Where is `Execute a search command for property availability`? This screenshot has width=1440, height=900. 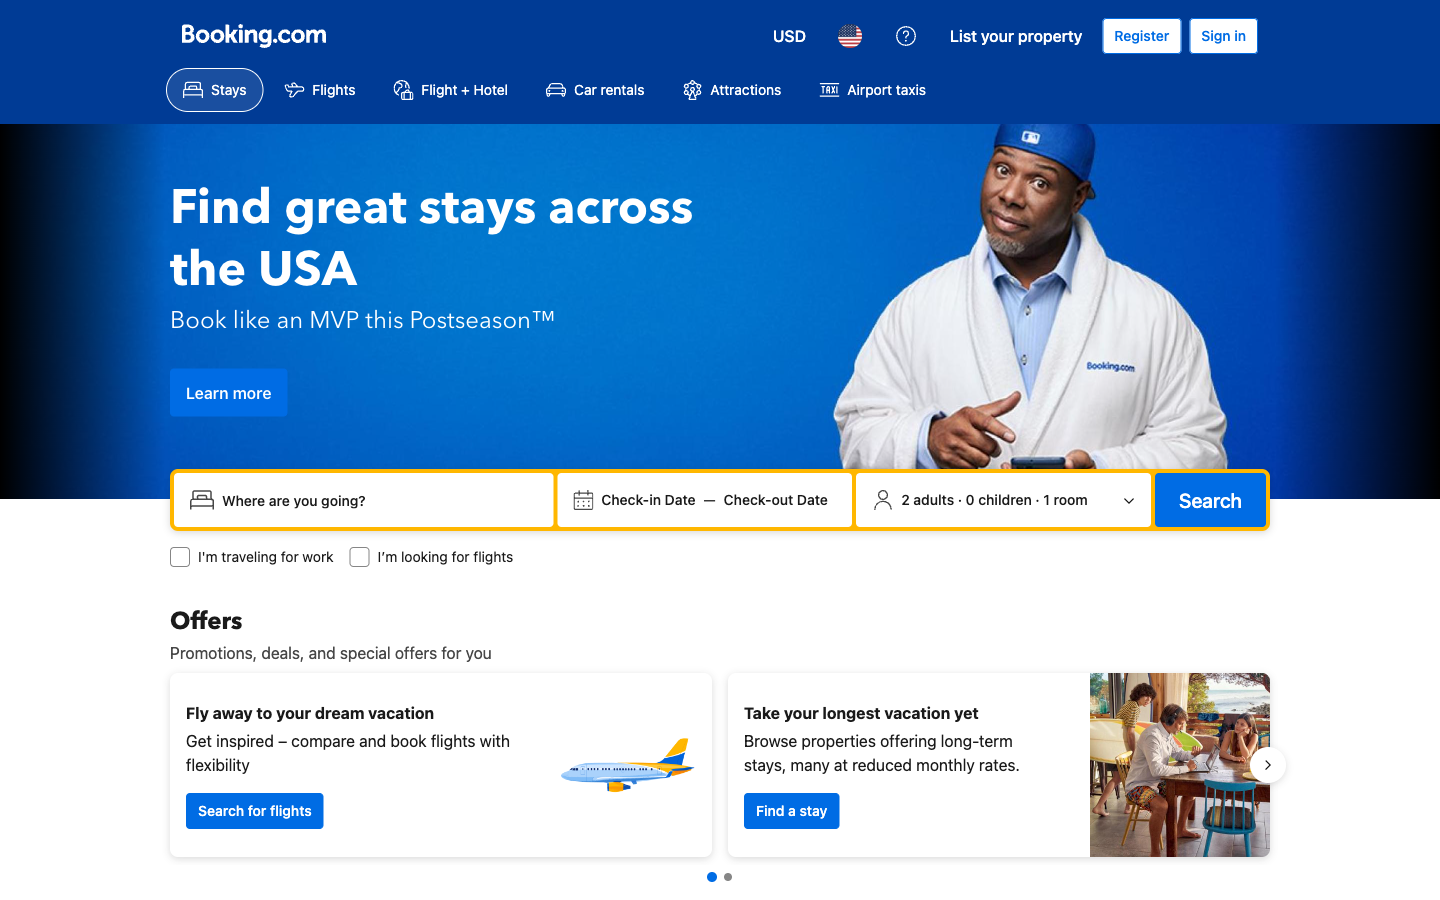
Execute a search command for property availability is located at coordinates (1209, 499).